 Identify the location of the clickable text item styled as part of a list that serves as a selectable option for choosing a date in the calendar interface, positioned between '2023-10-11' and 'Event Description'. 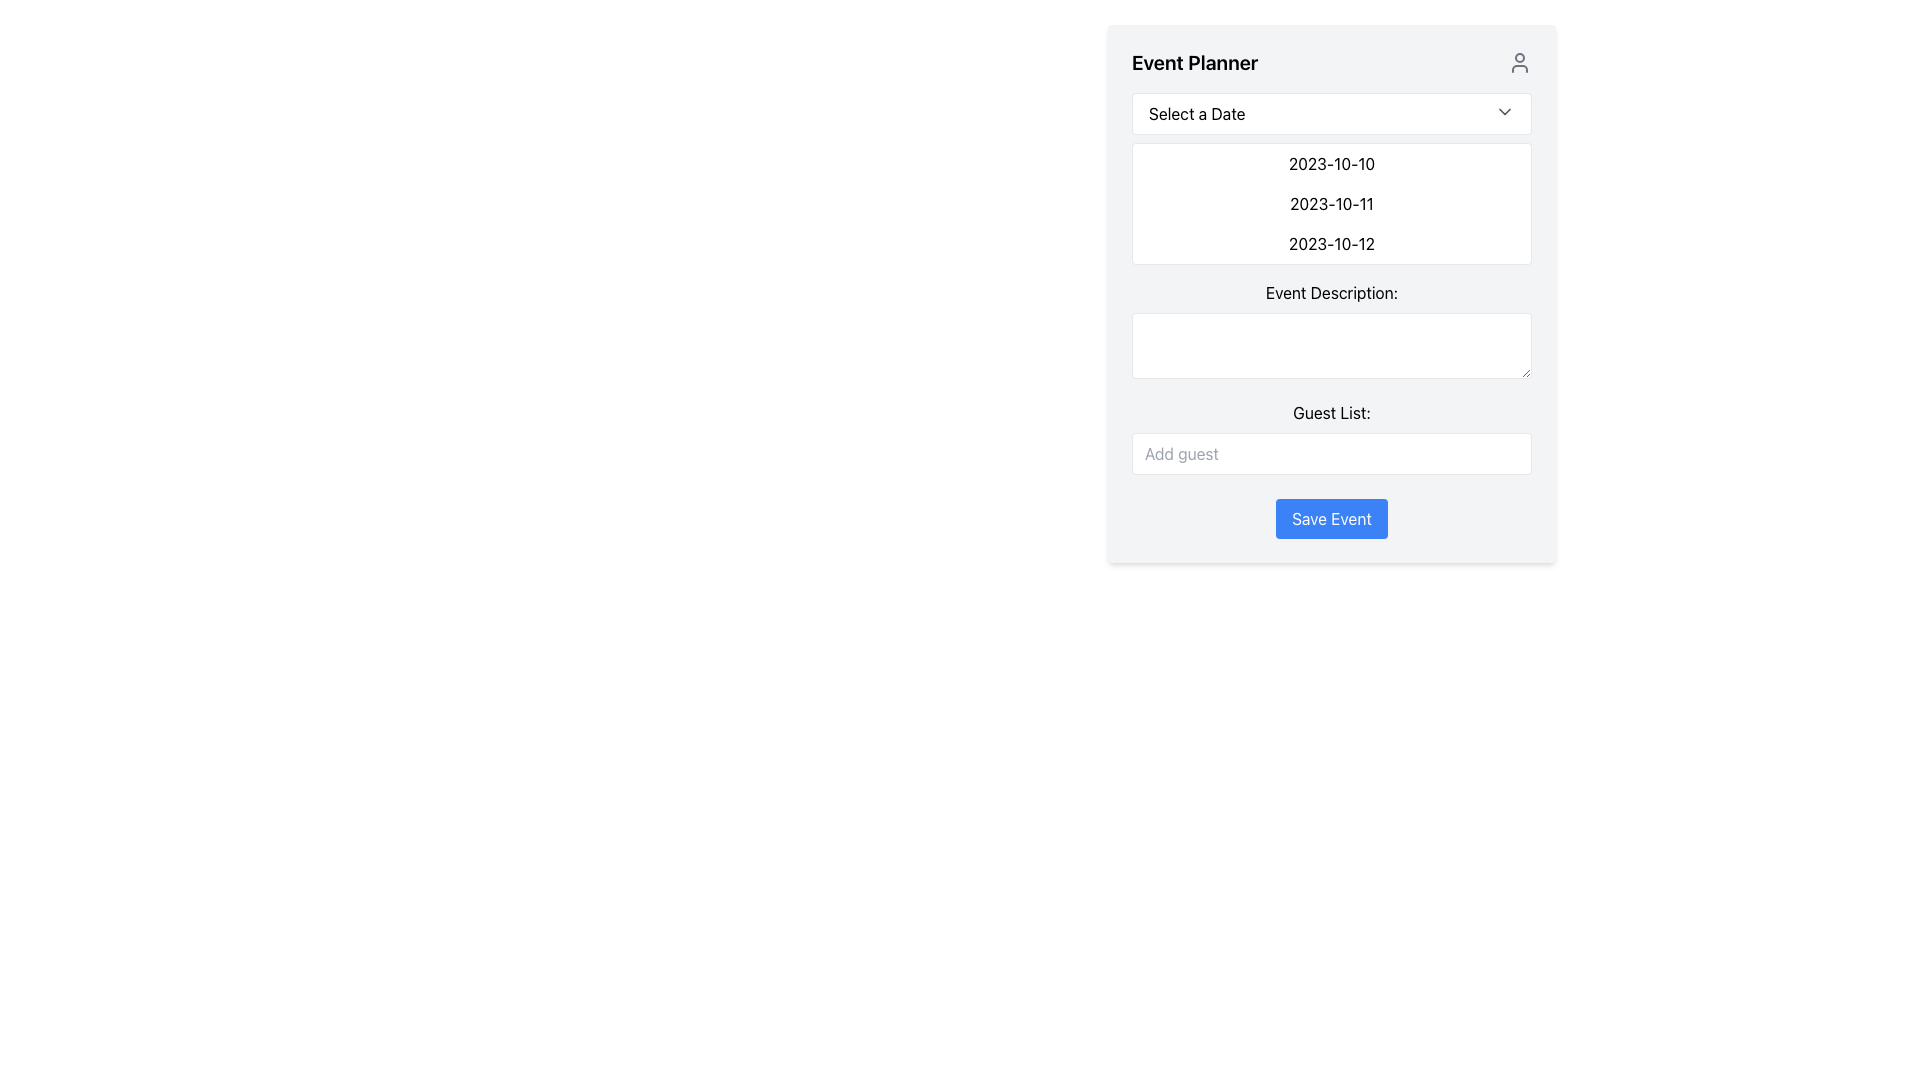
(1331, 242).